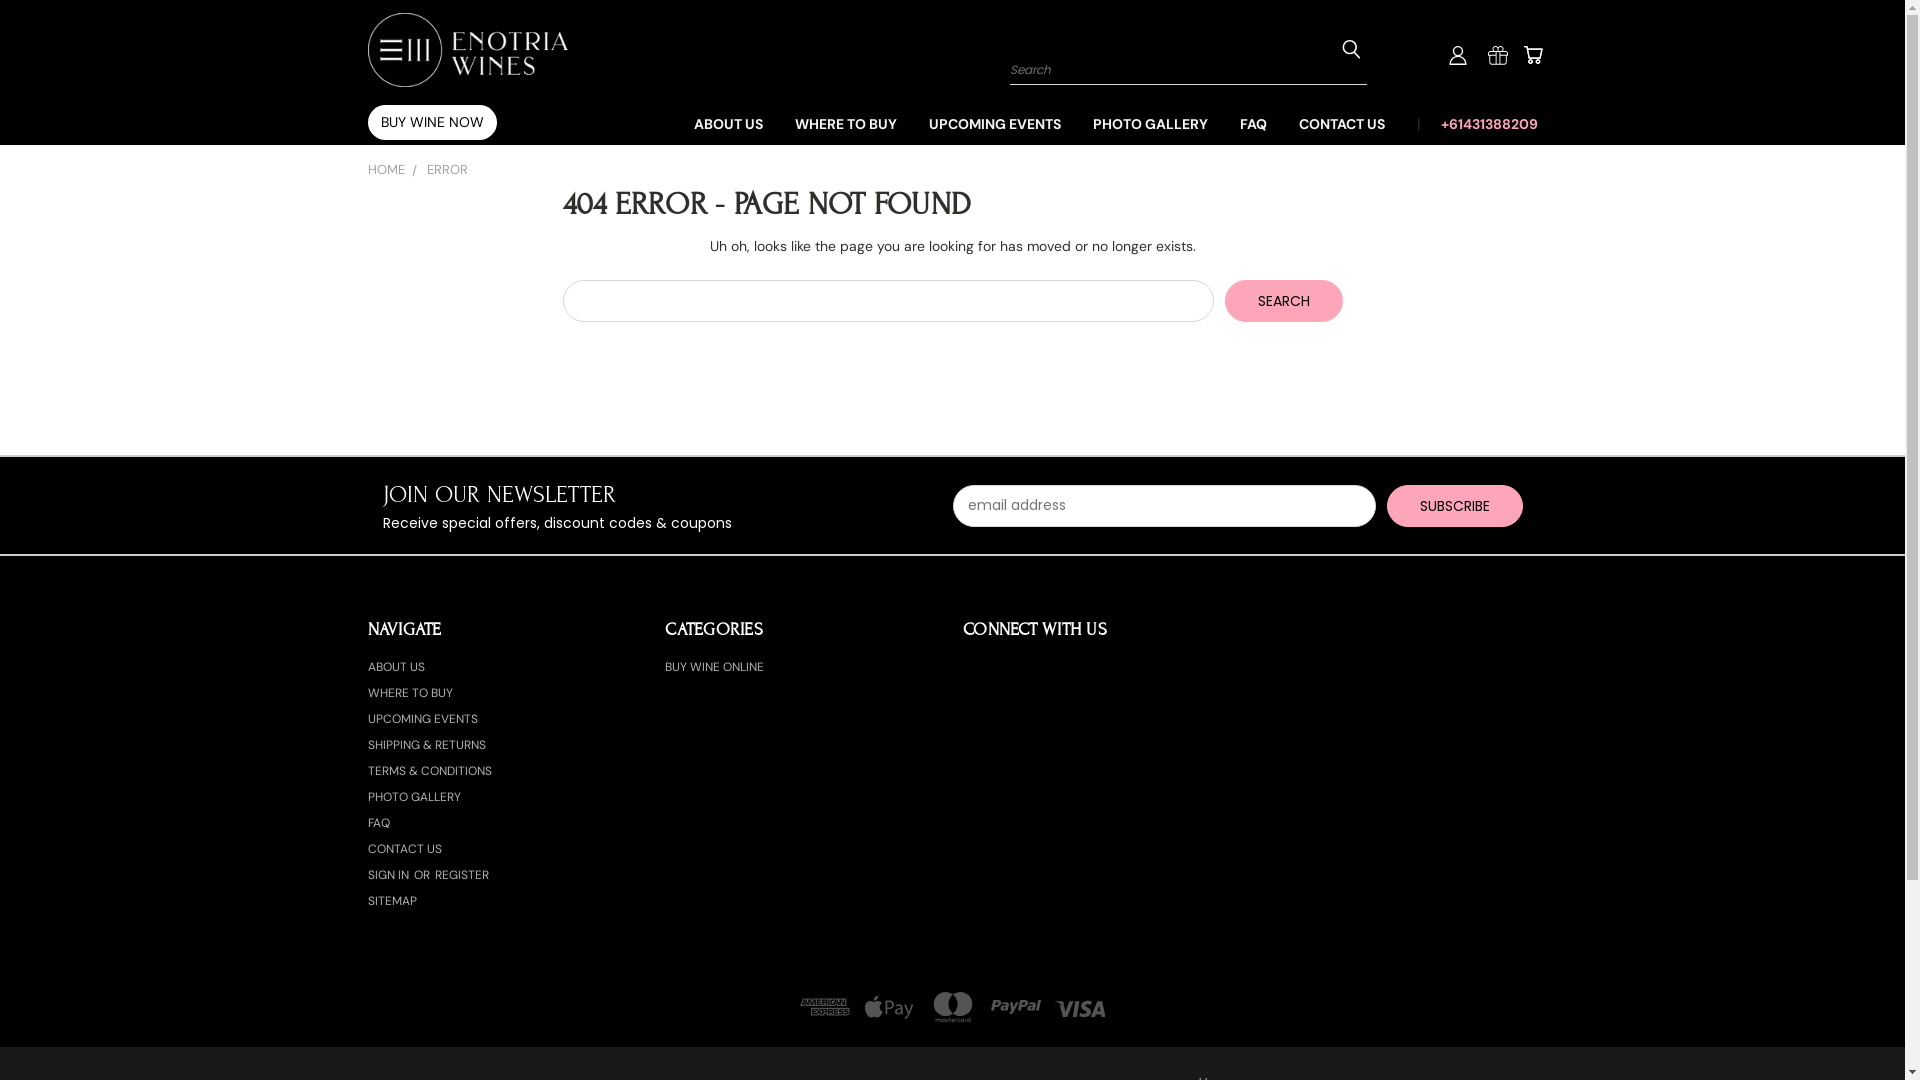  I want to click on 'TERMS & CONDITIONS', so click(429, 774).